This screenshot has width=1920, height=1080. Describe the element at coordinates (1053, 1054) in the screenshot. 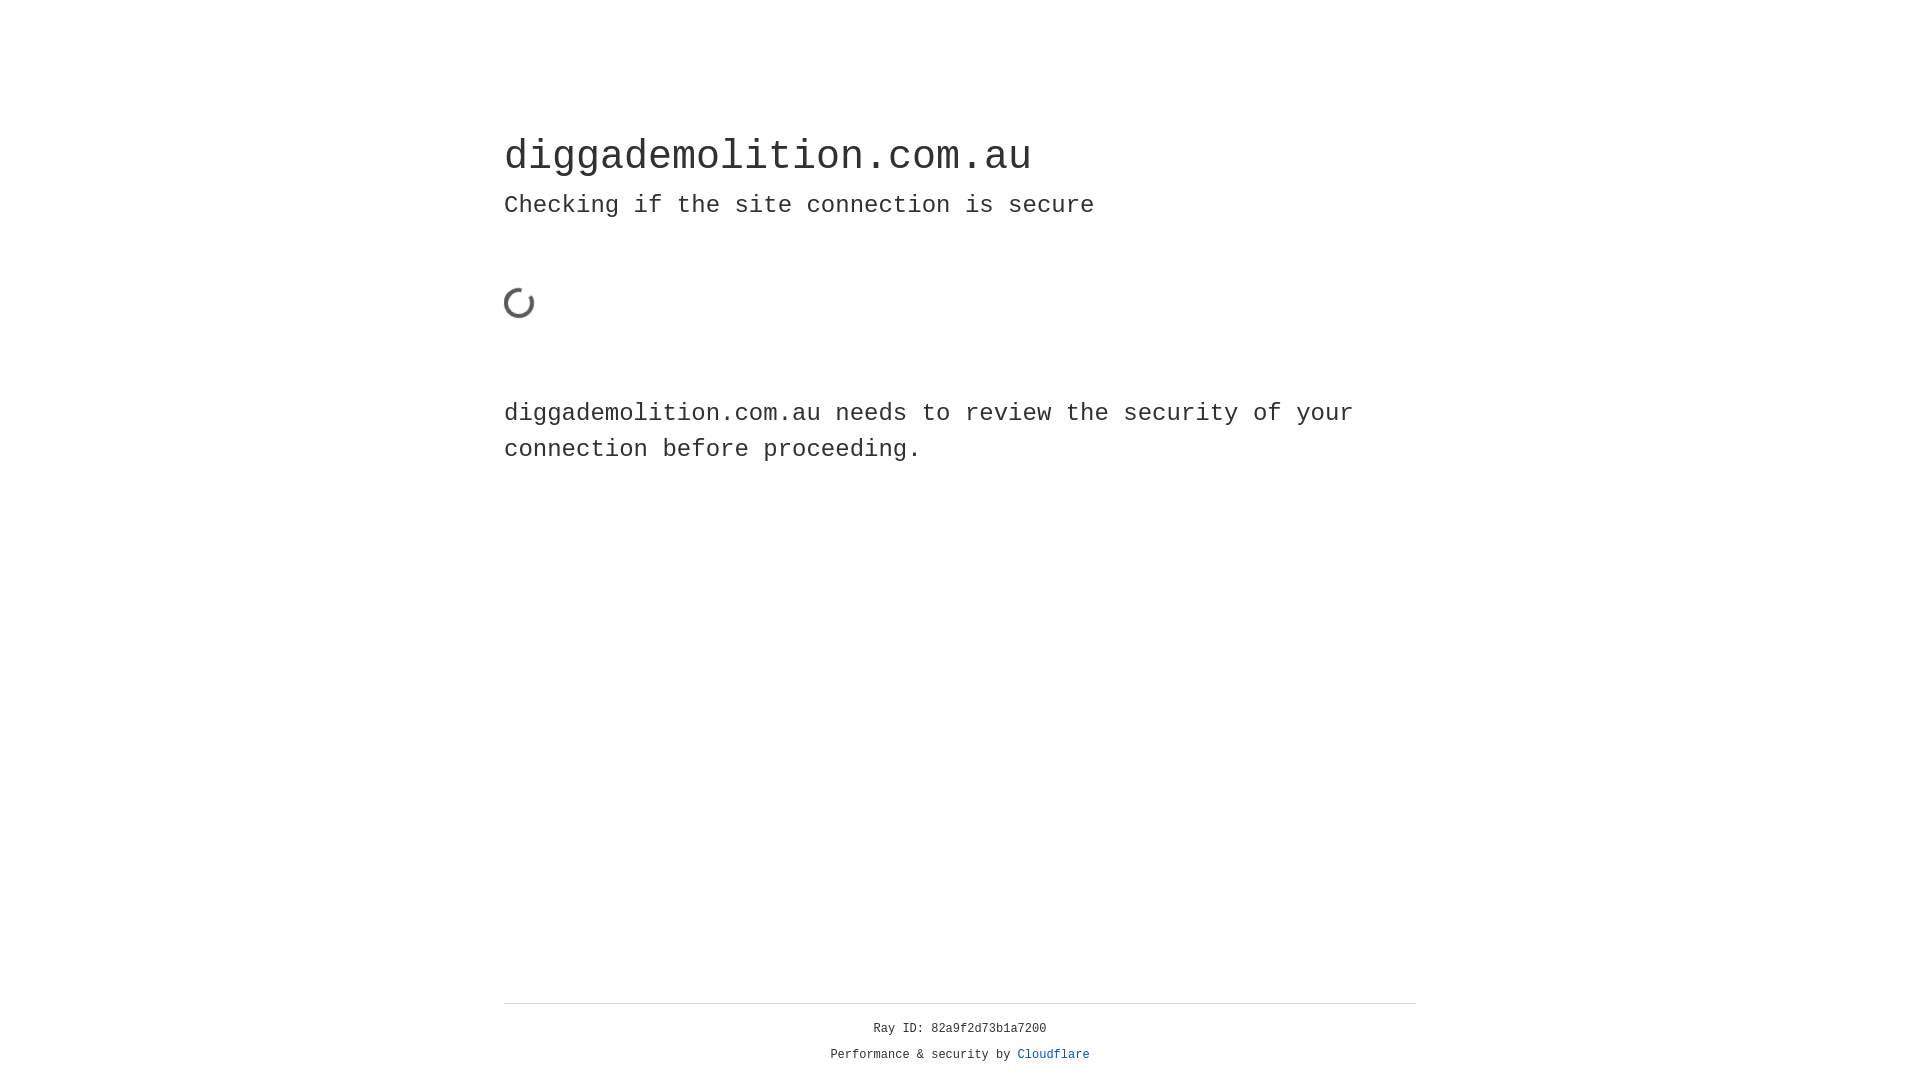

I see `'Cloudflare'` at that location.